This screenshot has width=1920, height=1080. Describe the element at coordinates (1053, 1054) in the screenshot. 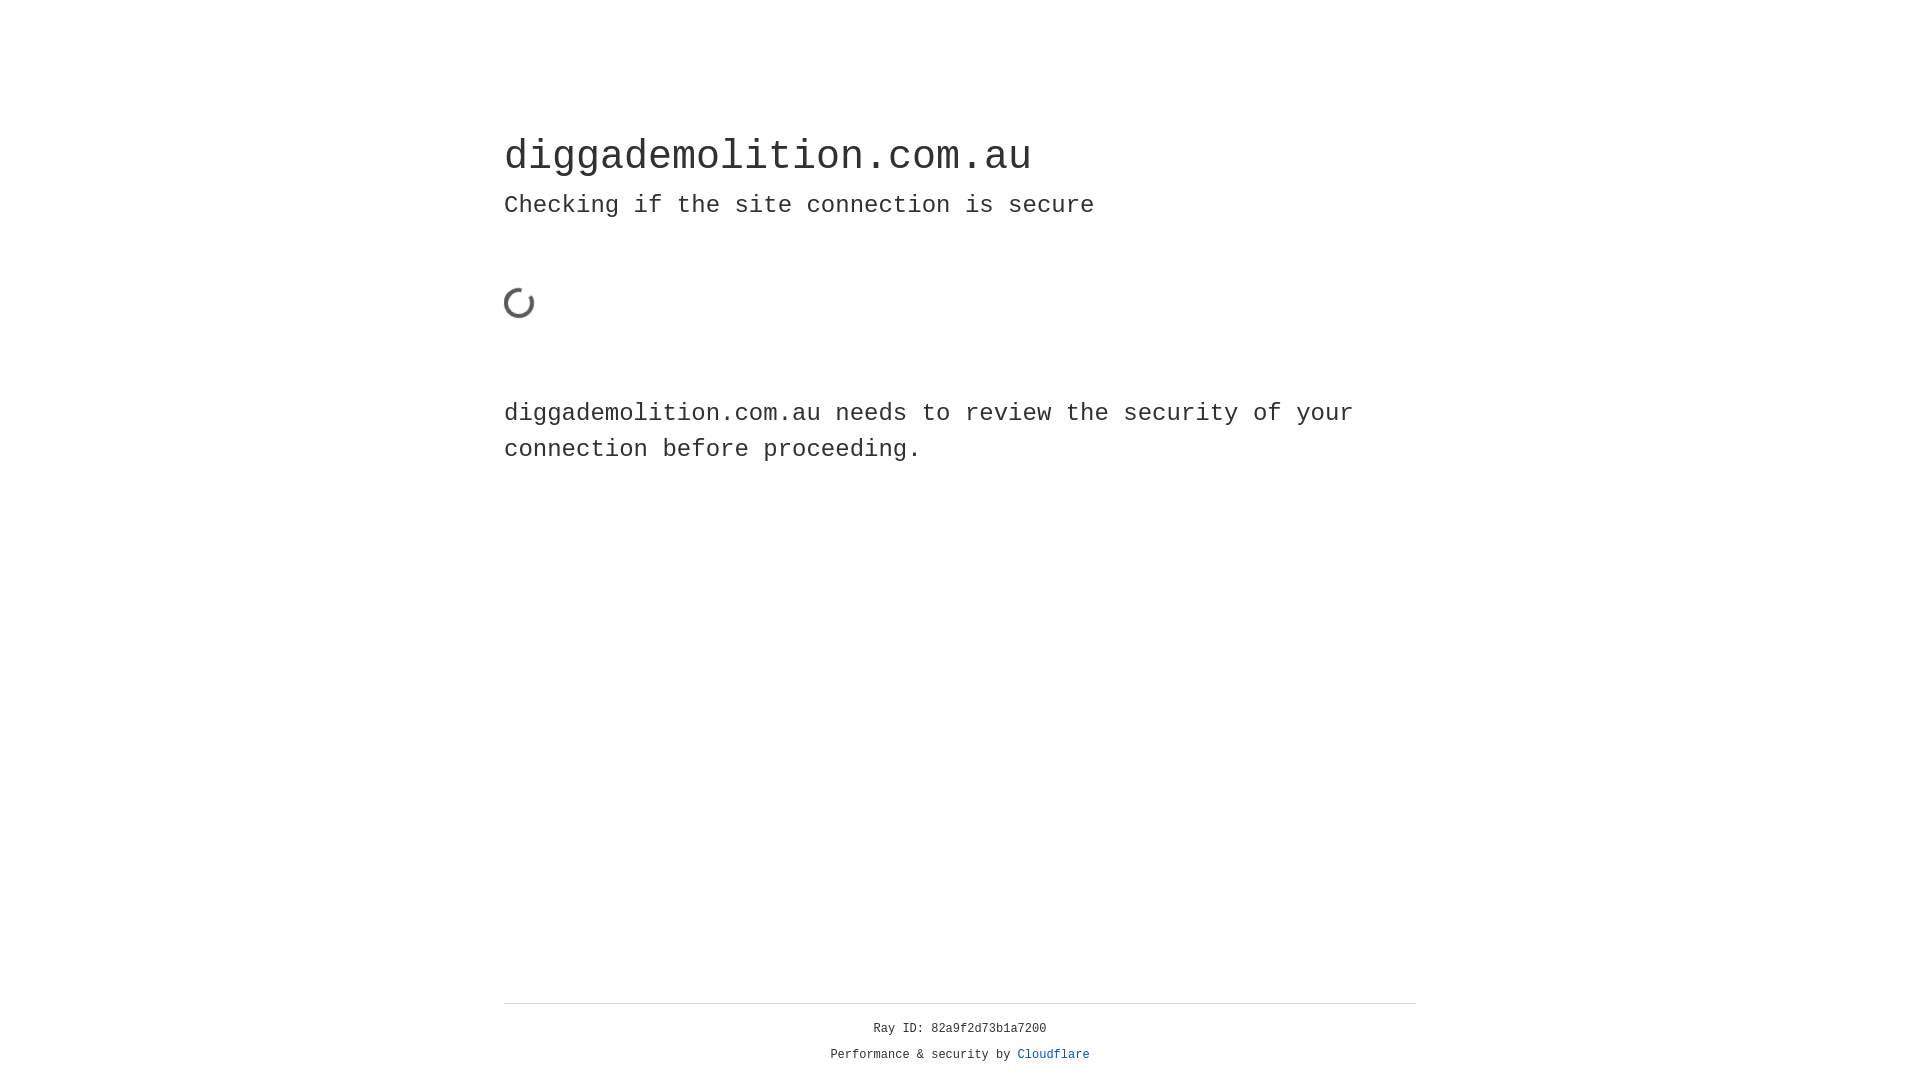

I see `'Cloudflare'` at that location.